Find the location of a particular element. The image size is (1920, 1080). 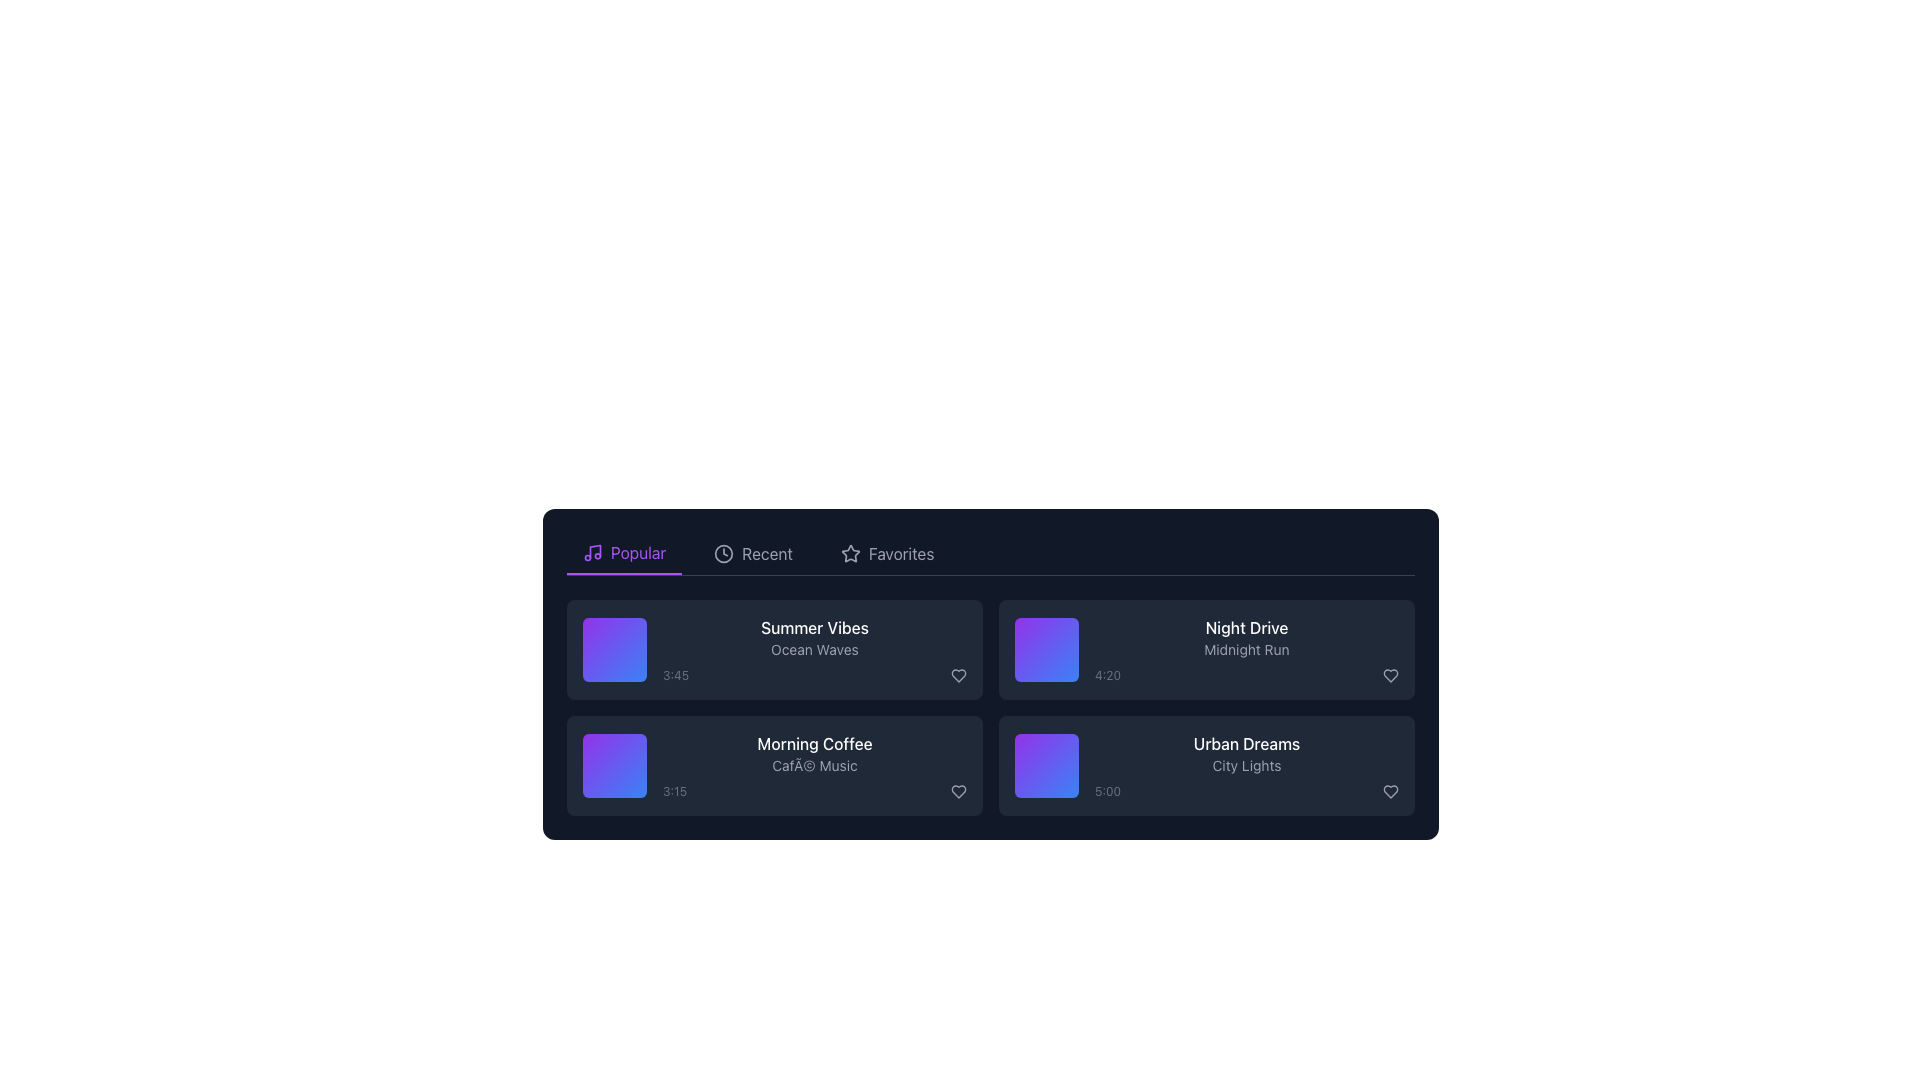

the heart-shaped icon button located in the bottom-right corner of the card for the song 'Night Drive' to mark it as a favorite is located at coordinates (1390, 675).